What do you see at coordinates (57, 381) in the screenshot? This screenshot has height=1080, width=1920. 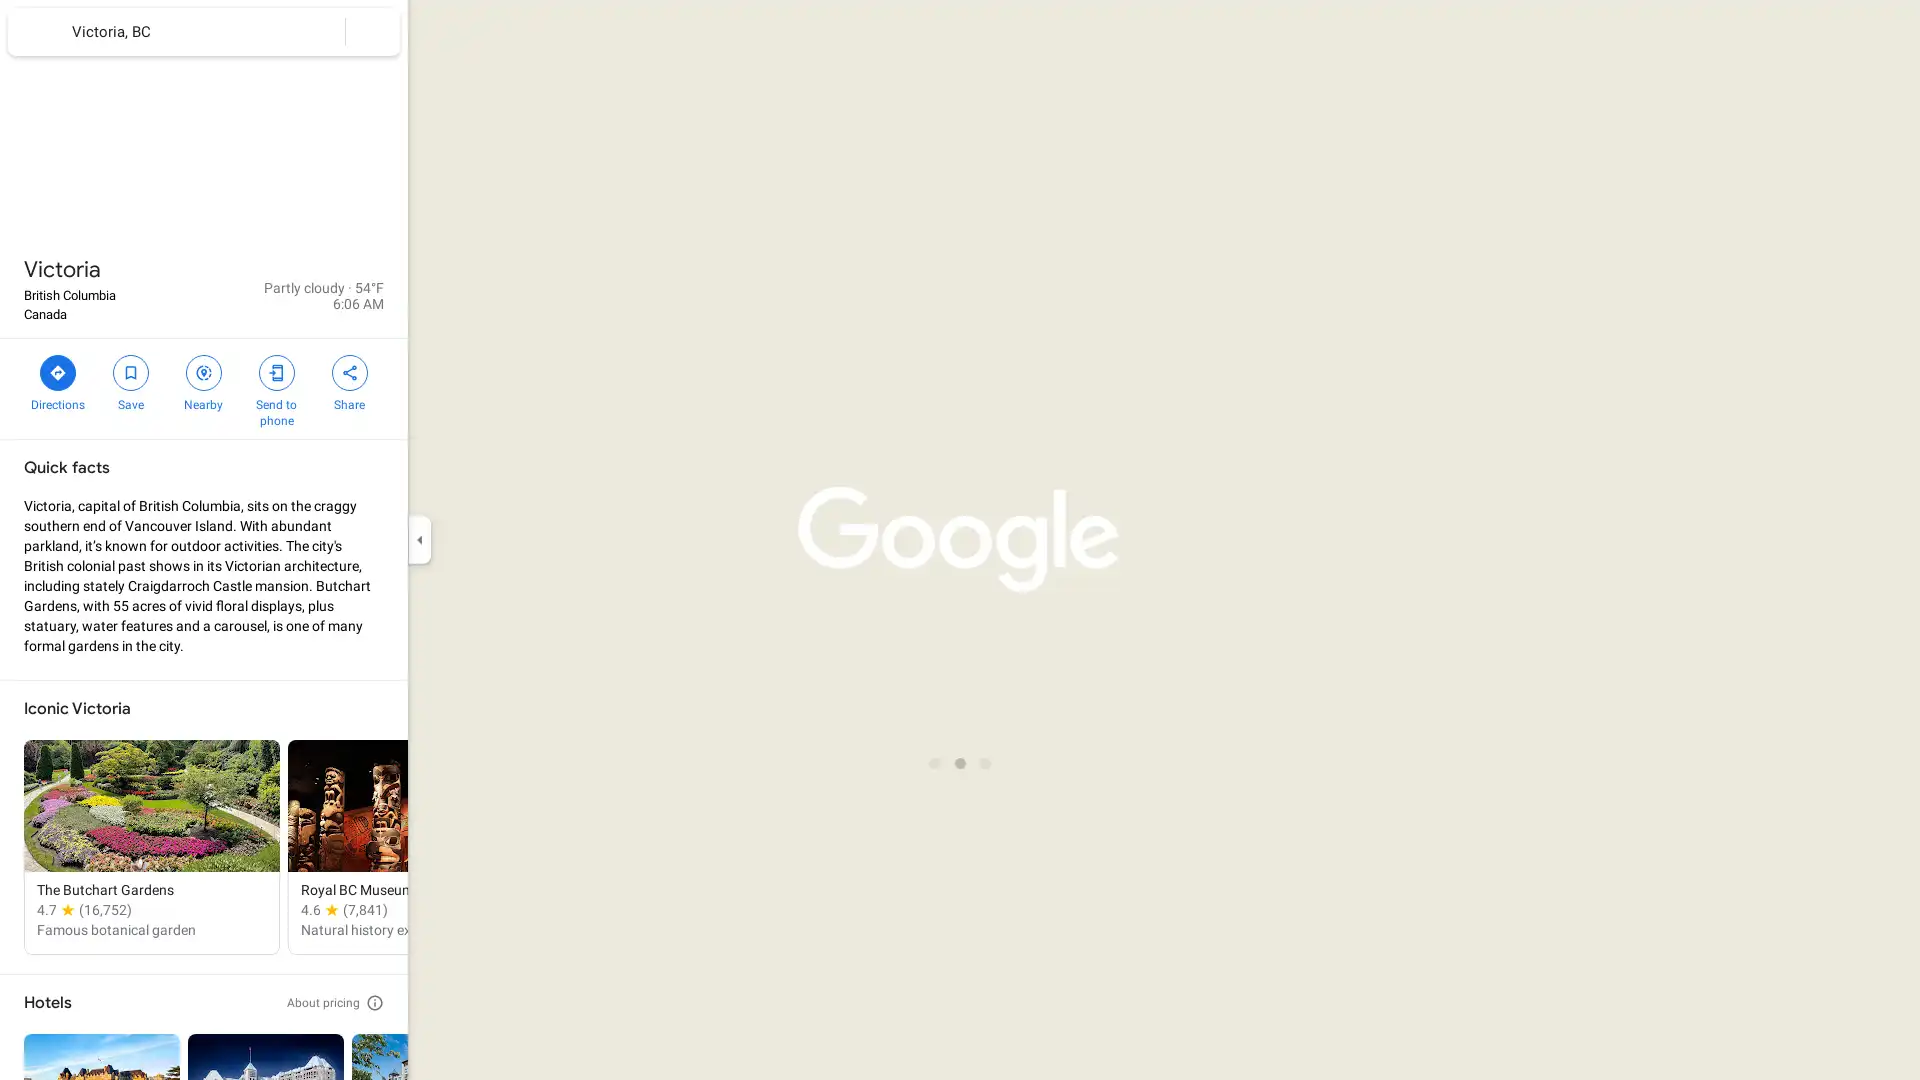 I see `Directions to Victoria` at bounding box center [57, 381].